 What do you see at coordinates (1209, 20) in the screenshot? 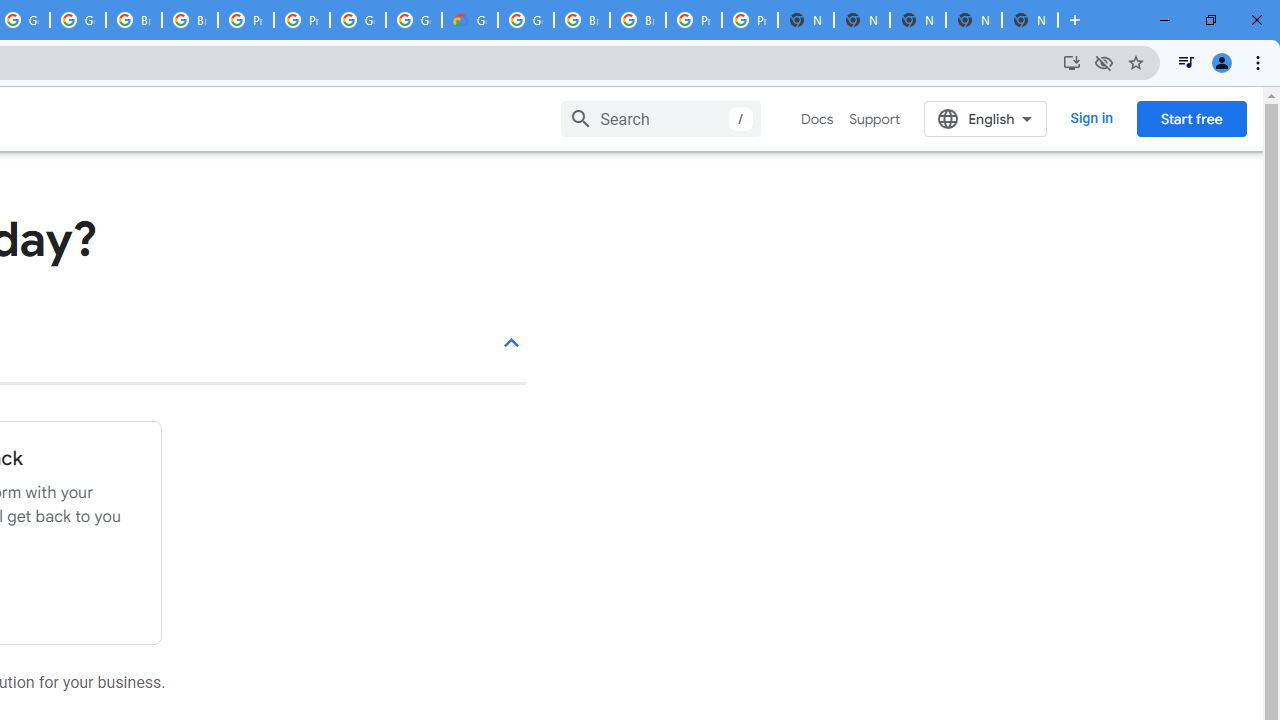
I see `'Restore'` at bounding box center [1209, 20].